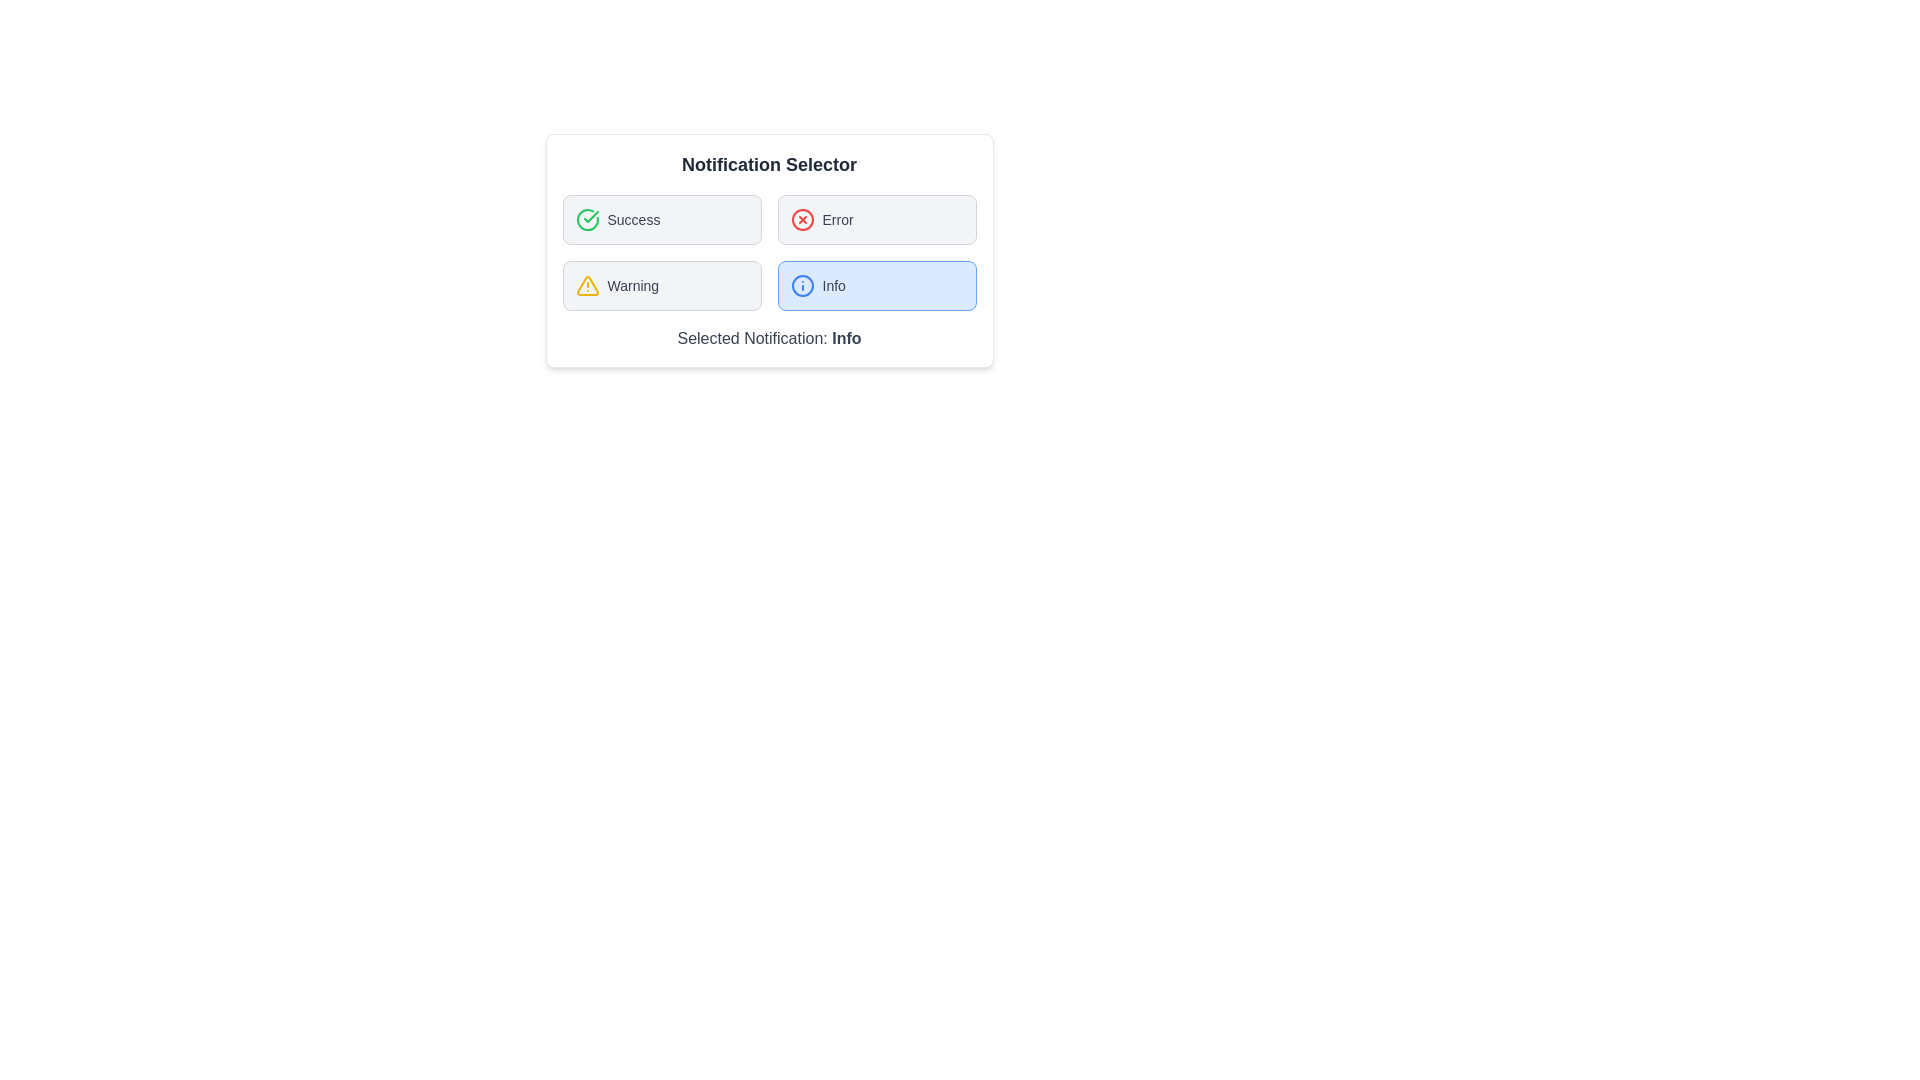 The width and height of the screenshot is (1920, 1080). Describe the element at coordinates (877, 219) in the screenshot. I see `the Error button to observe its hover effect` at that location.